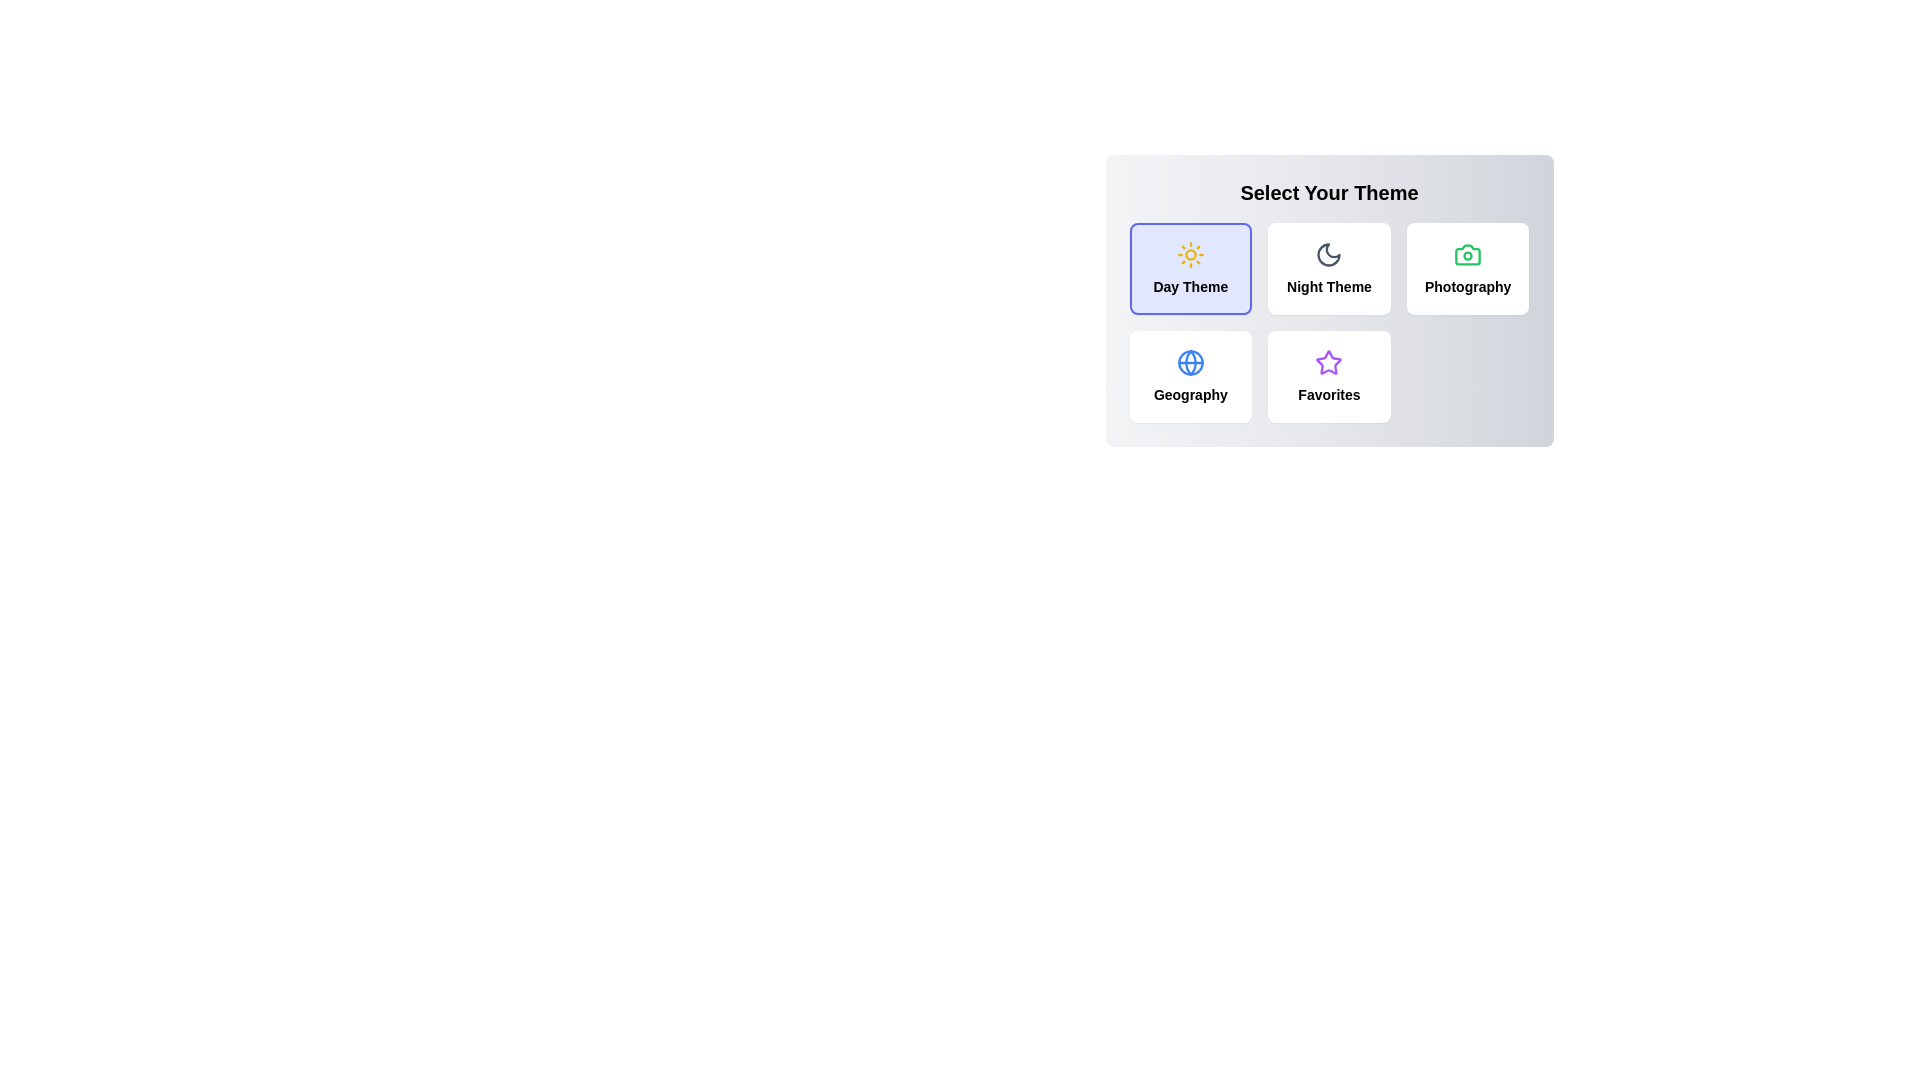  What do you see at coordinates (1329, 362) in the screenshot?
I see `the star-shaped graphic with a purple outline located in the lower-right tile labeled 'Favorites' within the theme selection area` at bounding box center [1329, 362].